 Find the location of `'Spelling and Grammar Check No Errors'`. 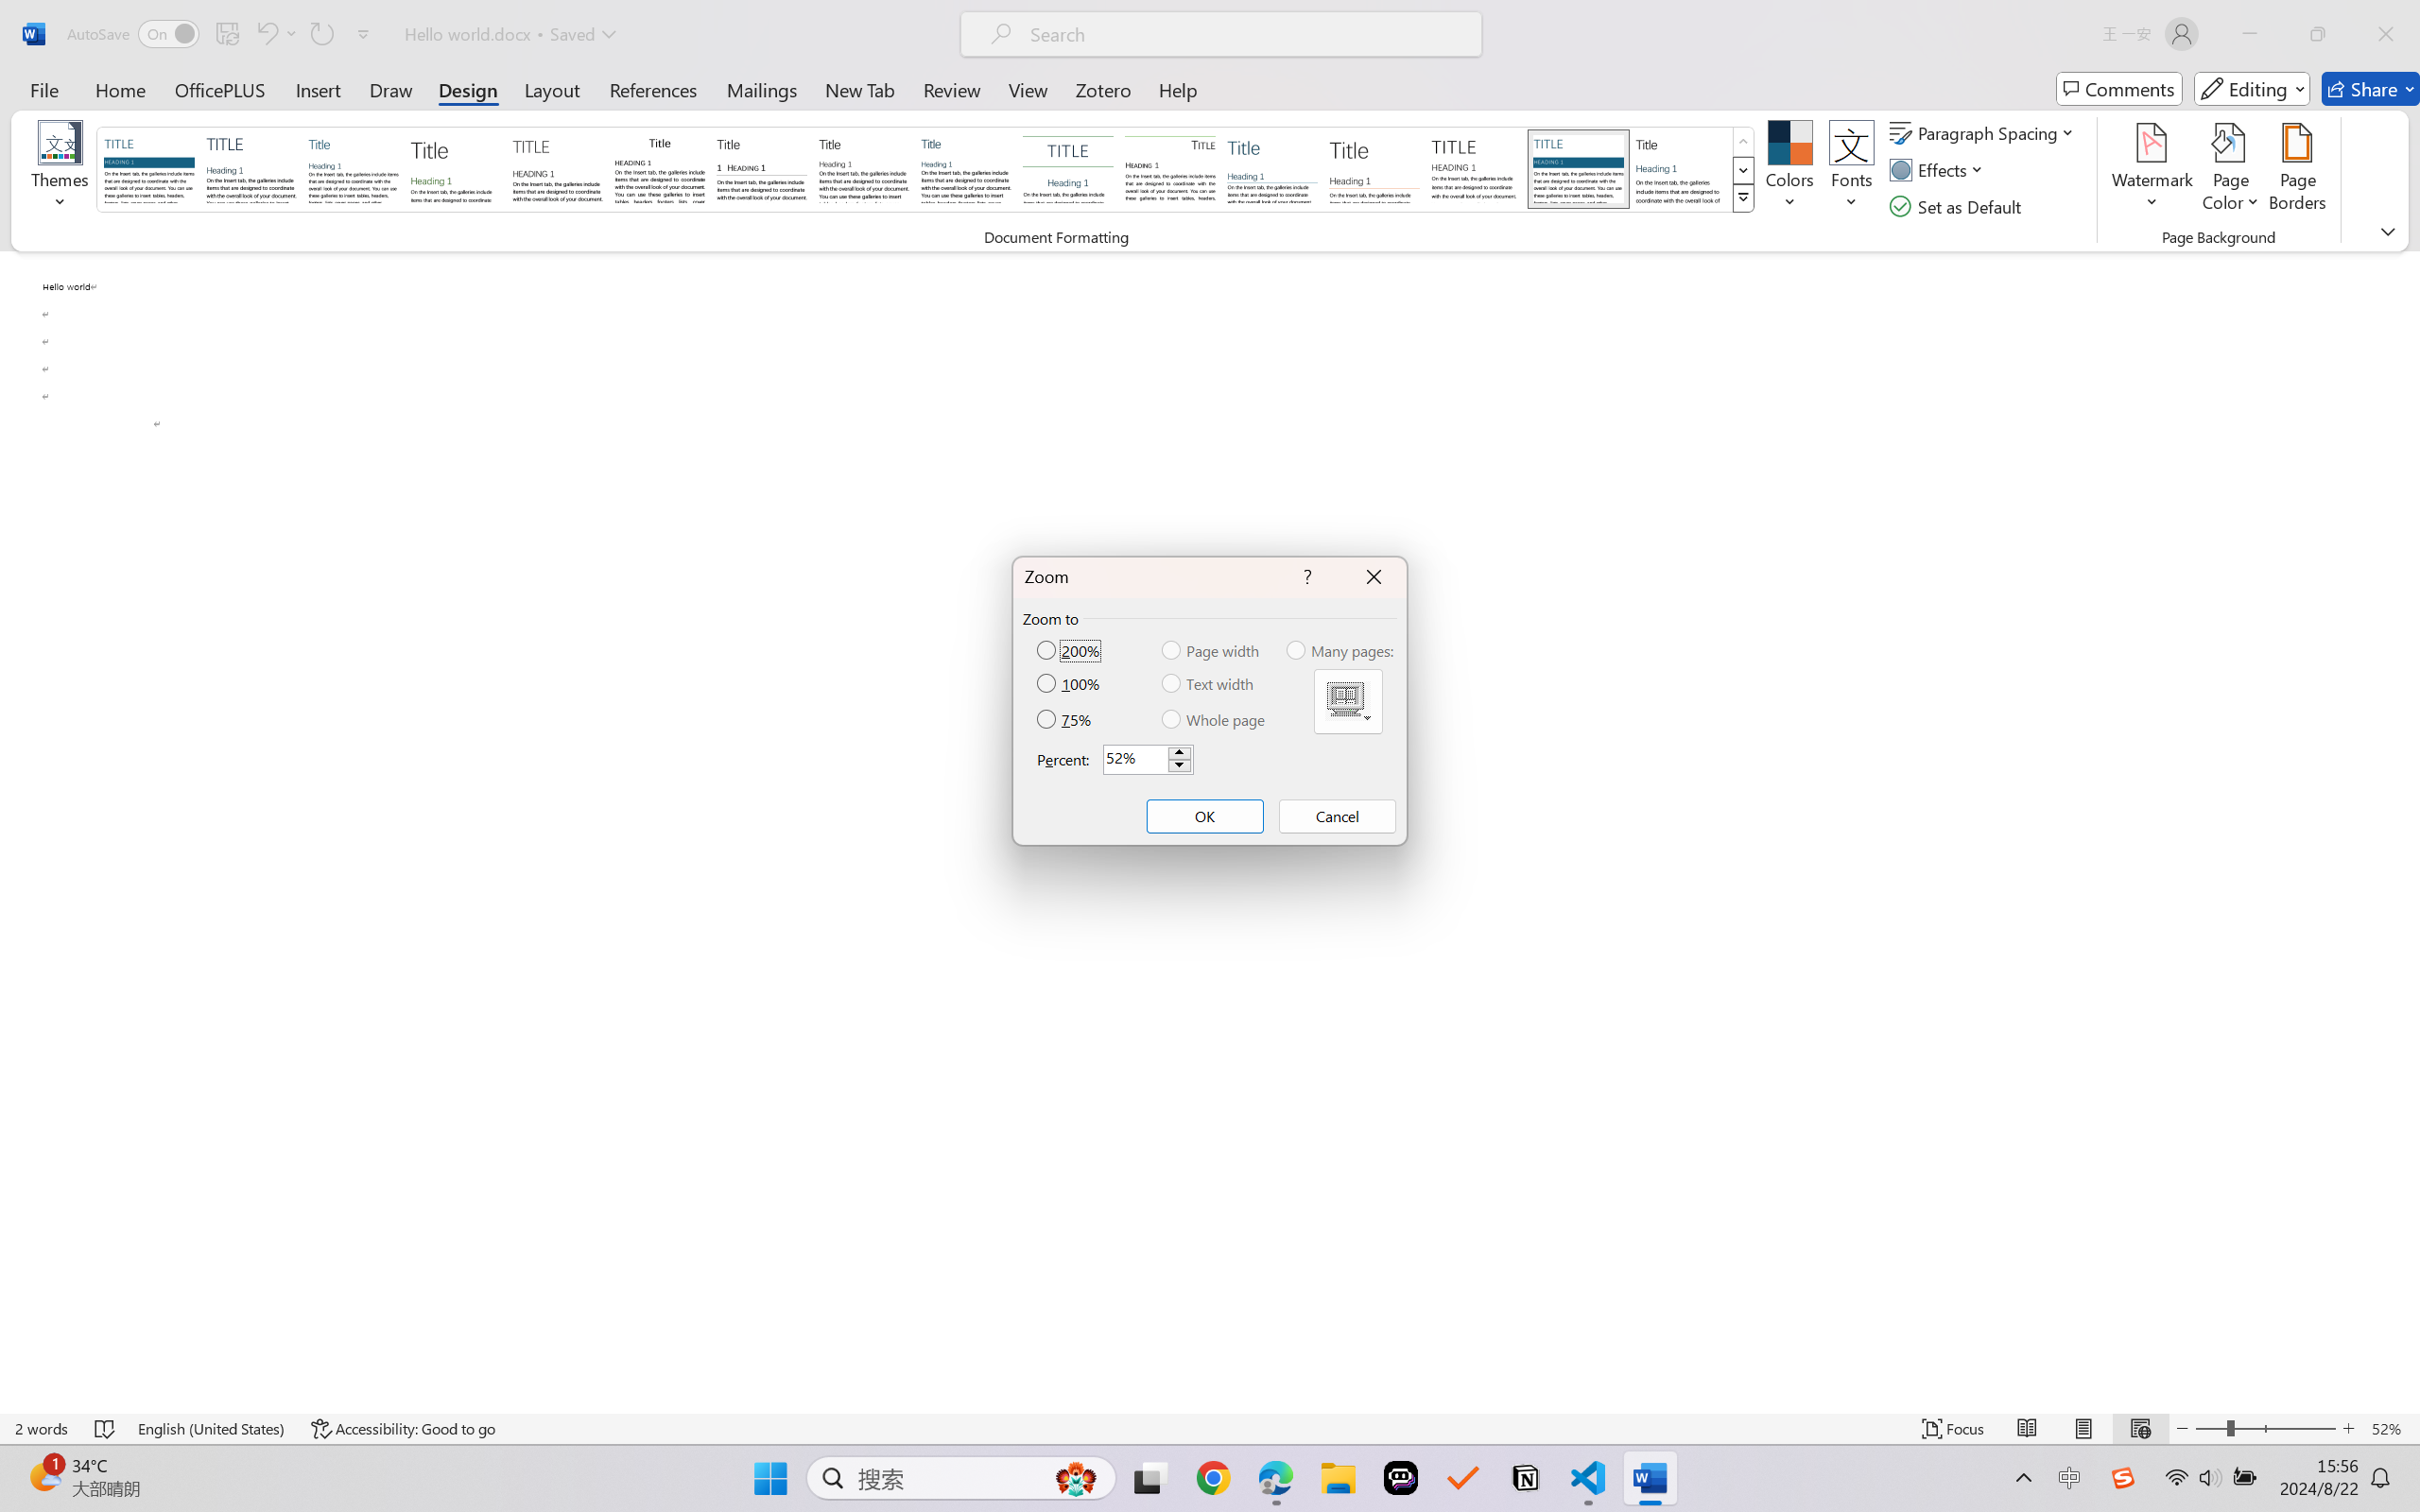

'Spelling and Grammar Check No Errors' is located at coordinates (105, 1428).